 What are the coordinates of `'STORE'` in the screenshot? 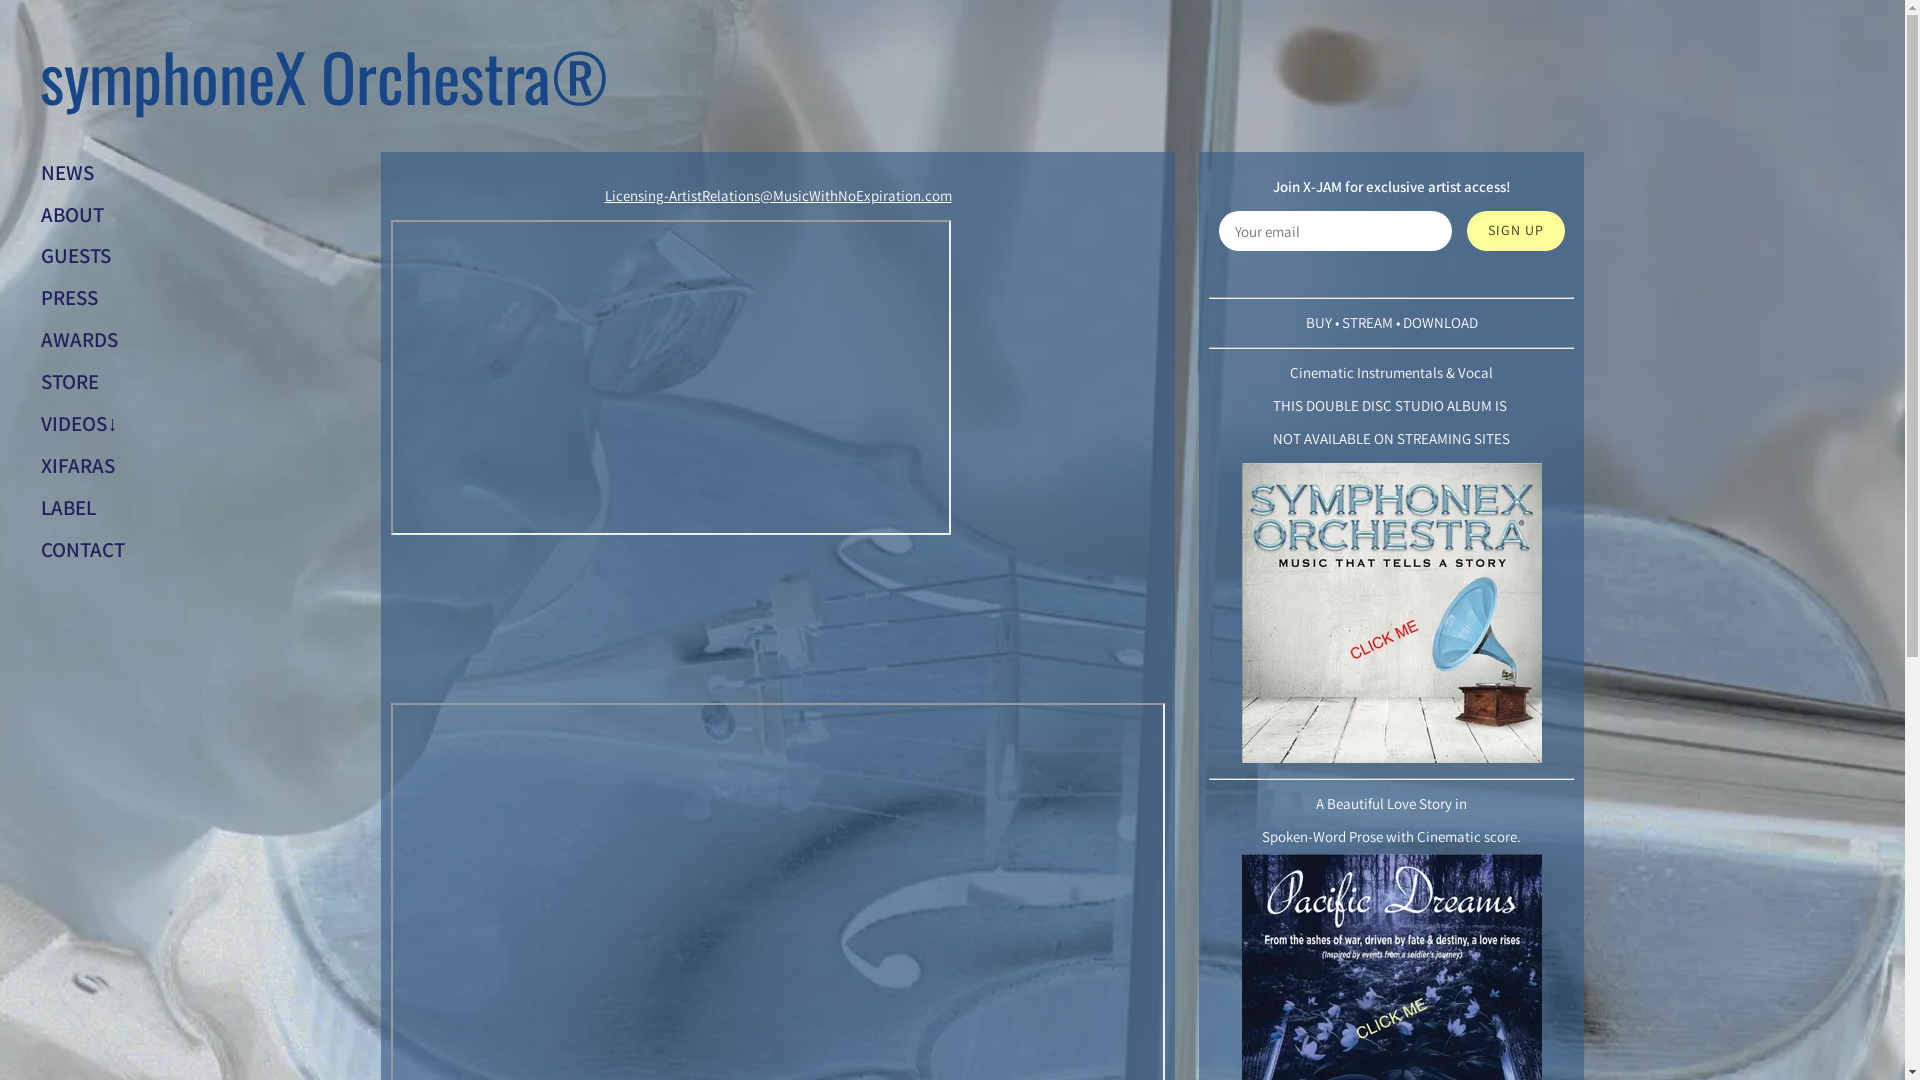 It's located at (70, 381).